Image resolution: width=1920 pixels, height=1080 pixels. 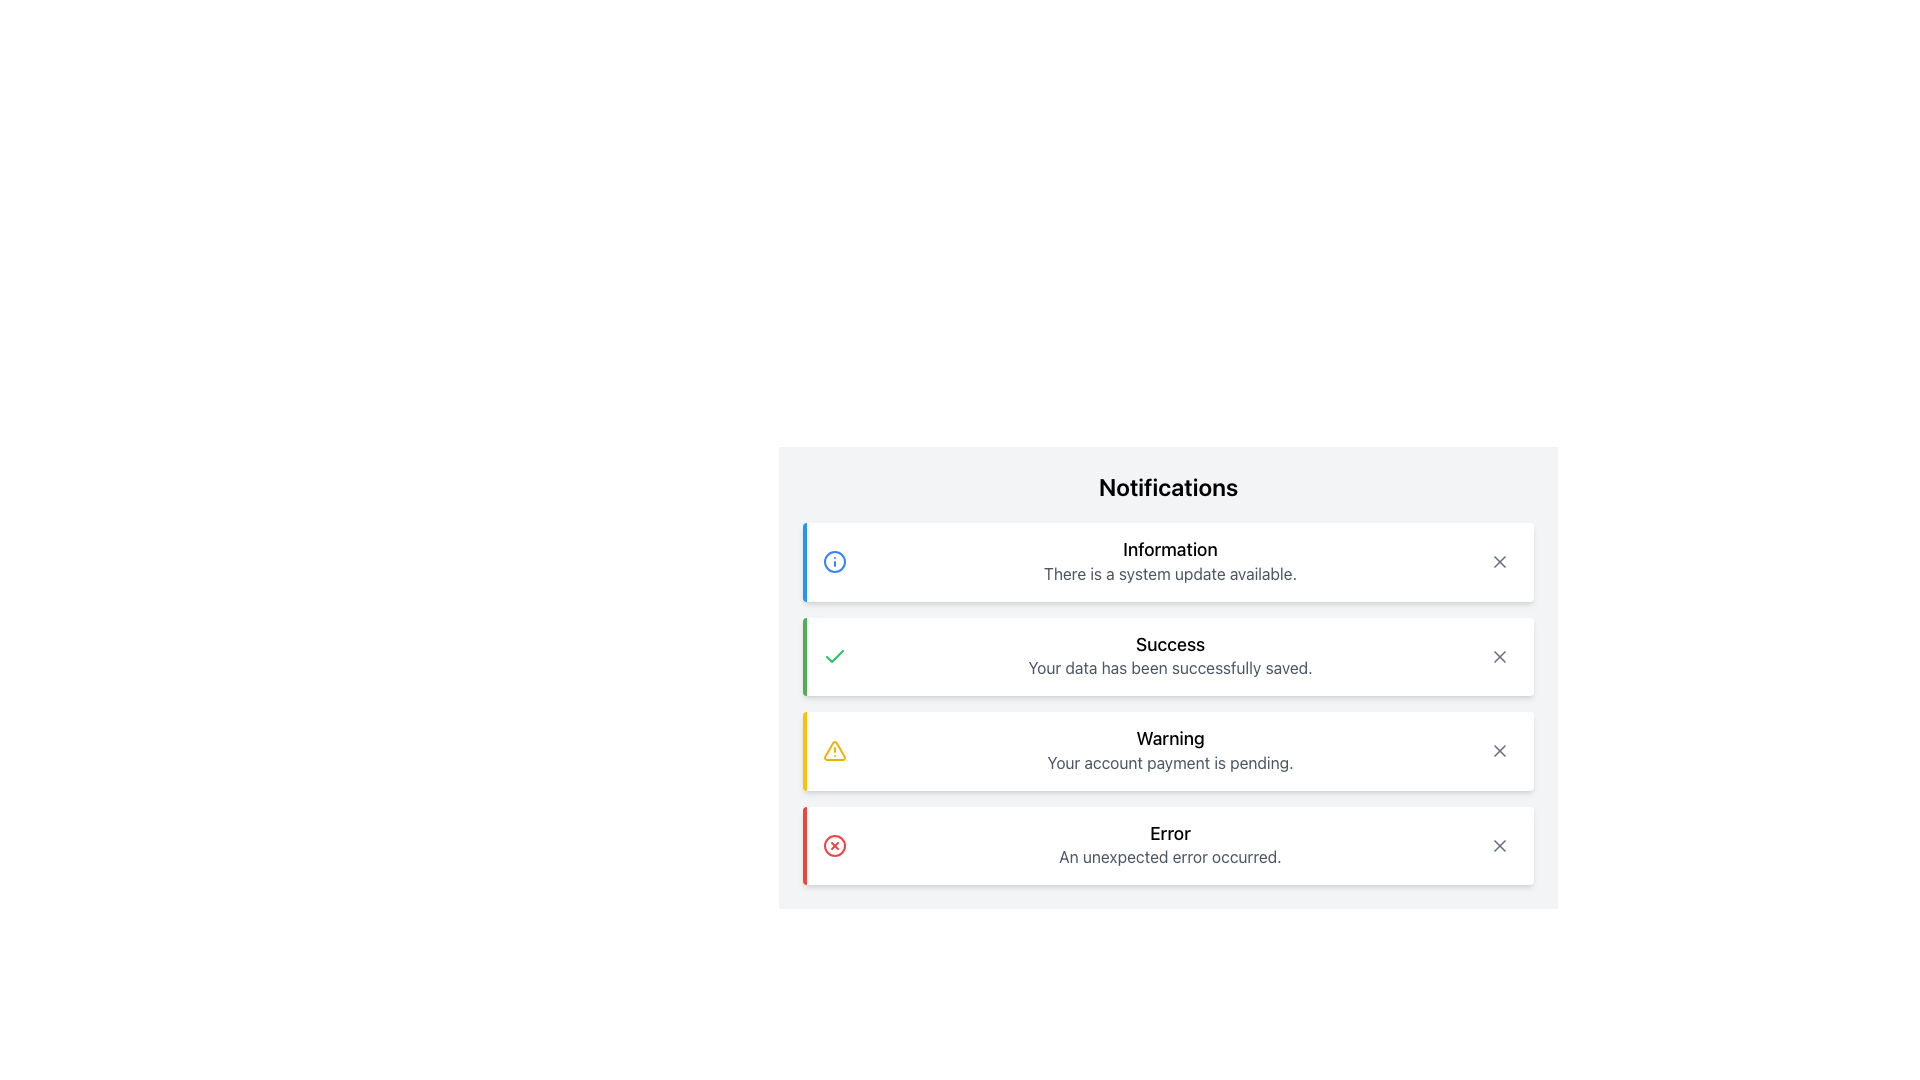 What do you see at coordinates (1499, 655) in the screenshot?
I see `the dismiss button located in the top right corner of the 'Success' notification, next to the text 'Your data has been successfully saved.'` at bounding box center [1499, 655].